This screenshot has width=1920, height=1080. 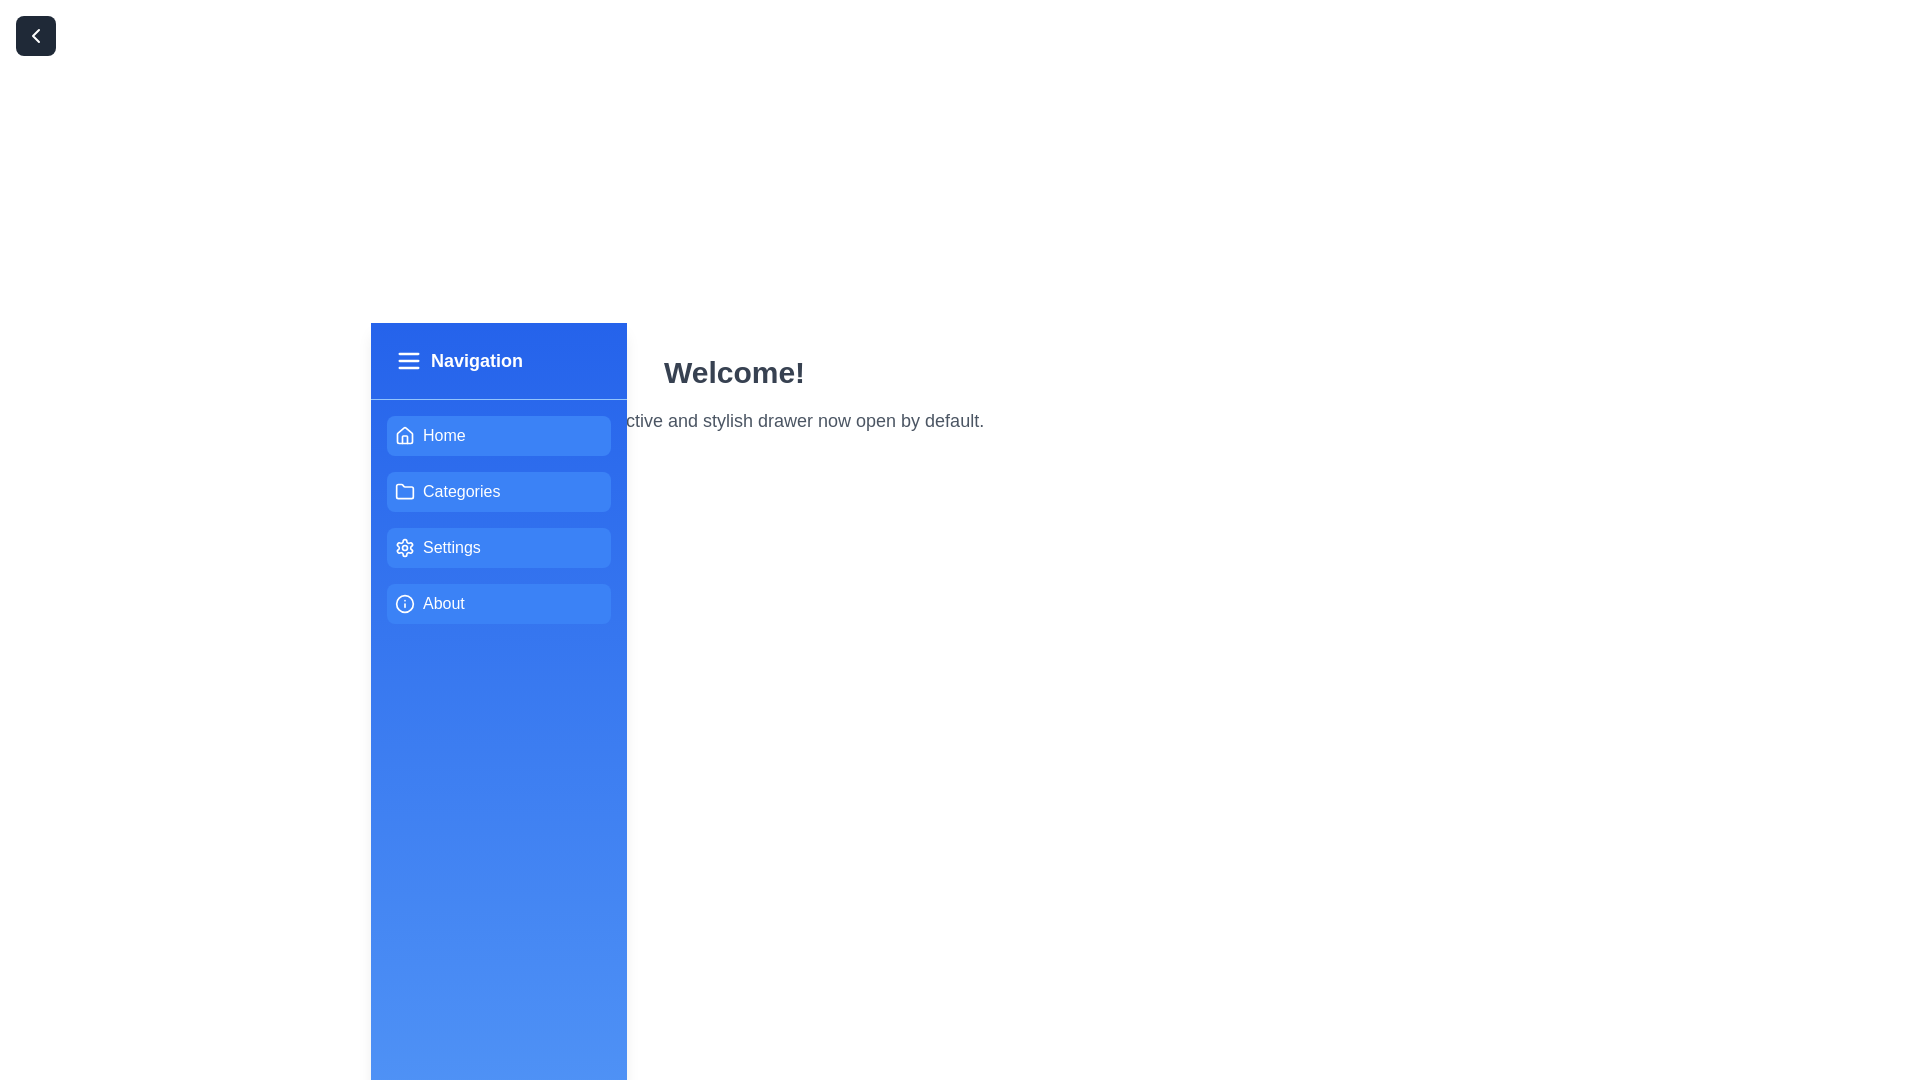 I want to click on the hamburger menu icon located to the left of the 'Navigation' text in the left-side vertical navigation bar, so click(x=407, y=361).